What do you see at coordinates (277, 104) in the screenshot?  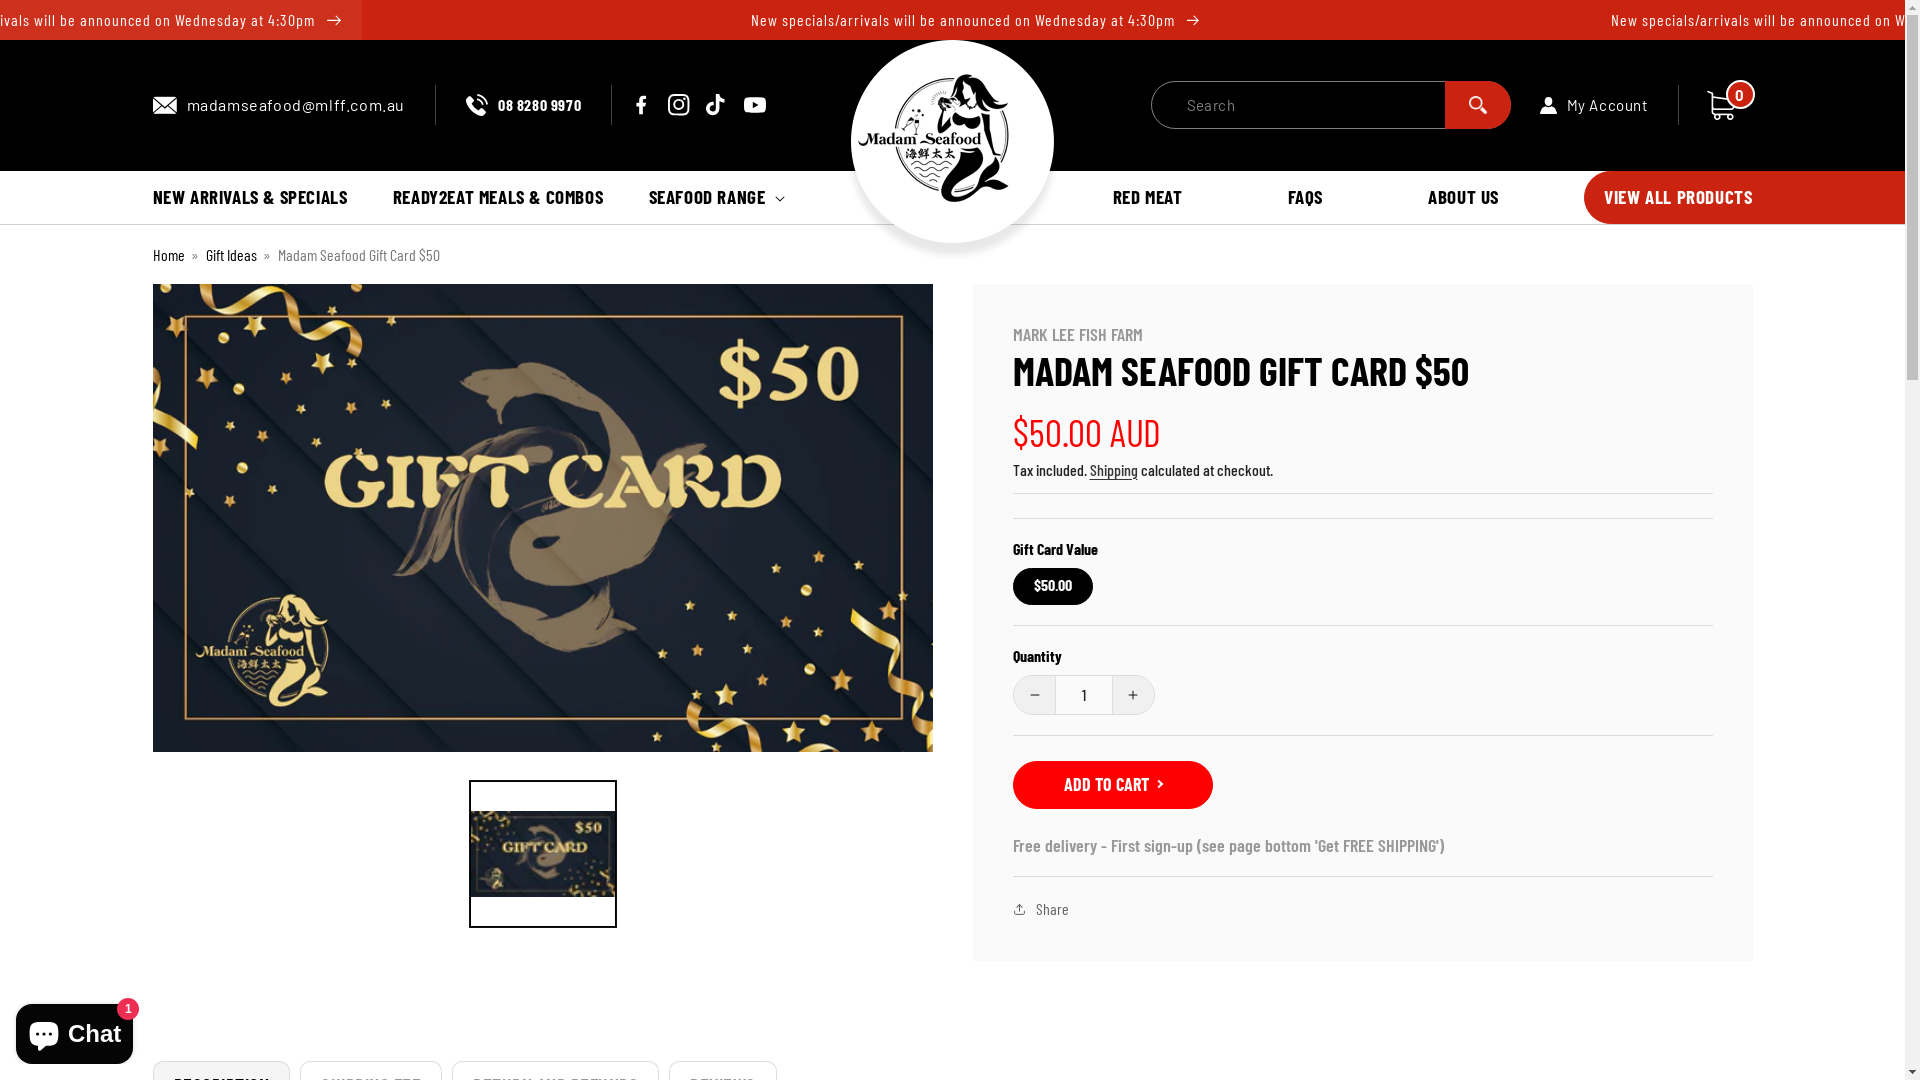 I see `'madamseafood@mlff.com.au'` at bounding box center [277, 104].